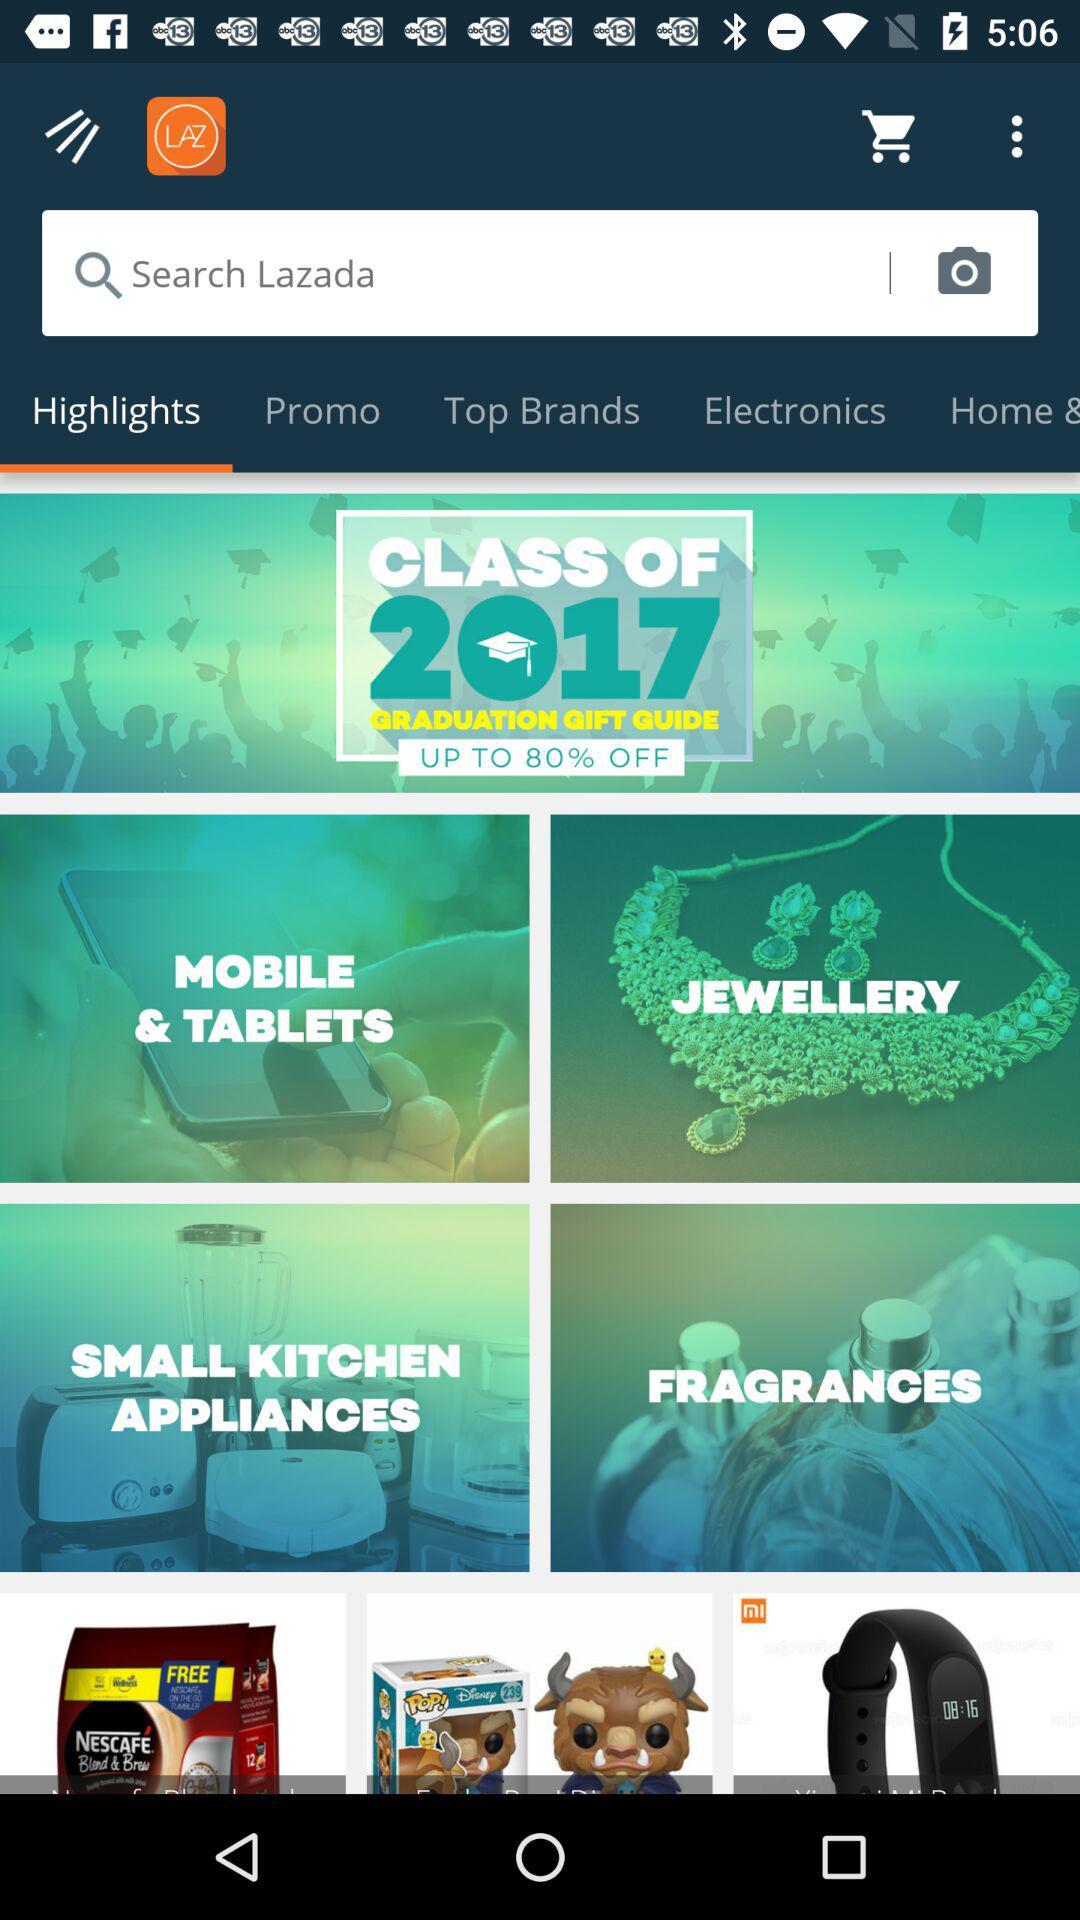 This screenshot has width=1080, height=1920. What do you see at coordinates (465, 272) in the screenshot?
I see `the icon above highlights item` at bounding box center [465, 272].